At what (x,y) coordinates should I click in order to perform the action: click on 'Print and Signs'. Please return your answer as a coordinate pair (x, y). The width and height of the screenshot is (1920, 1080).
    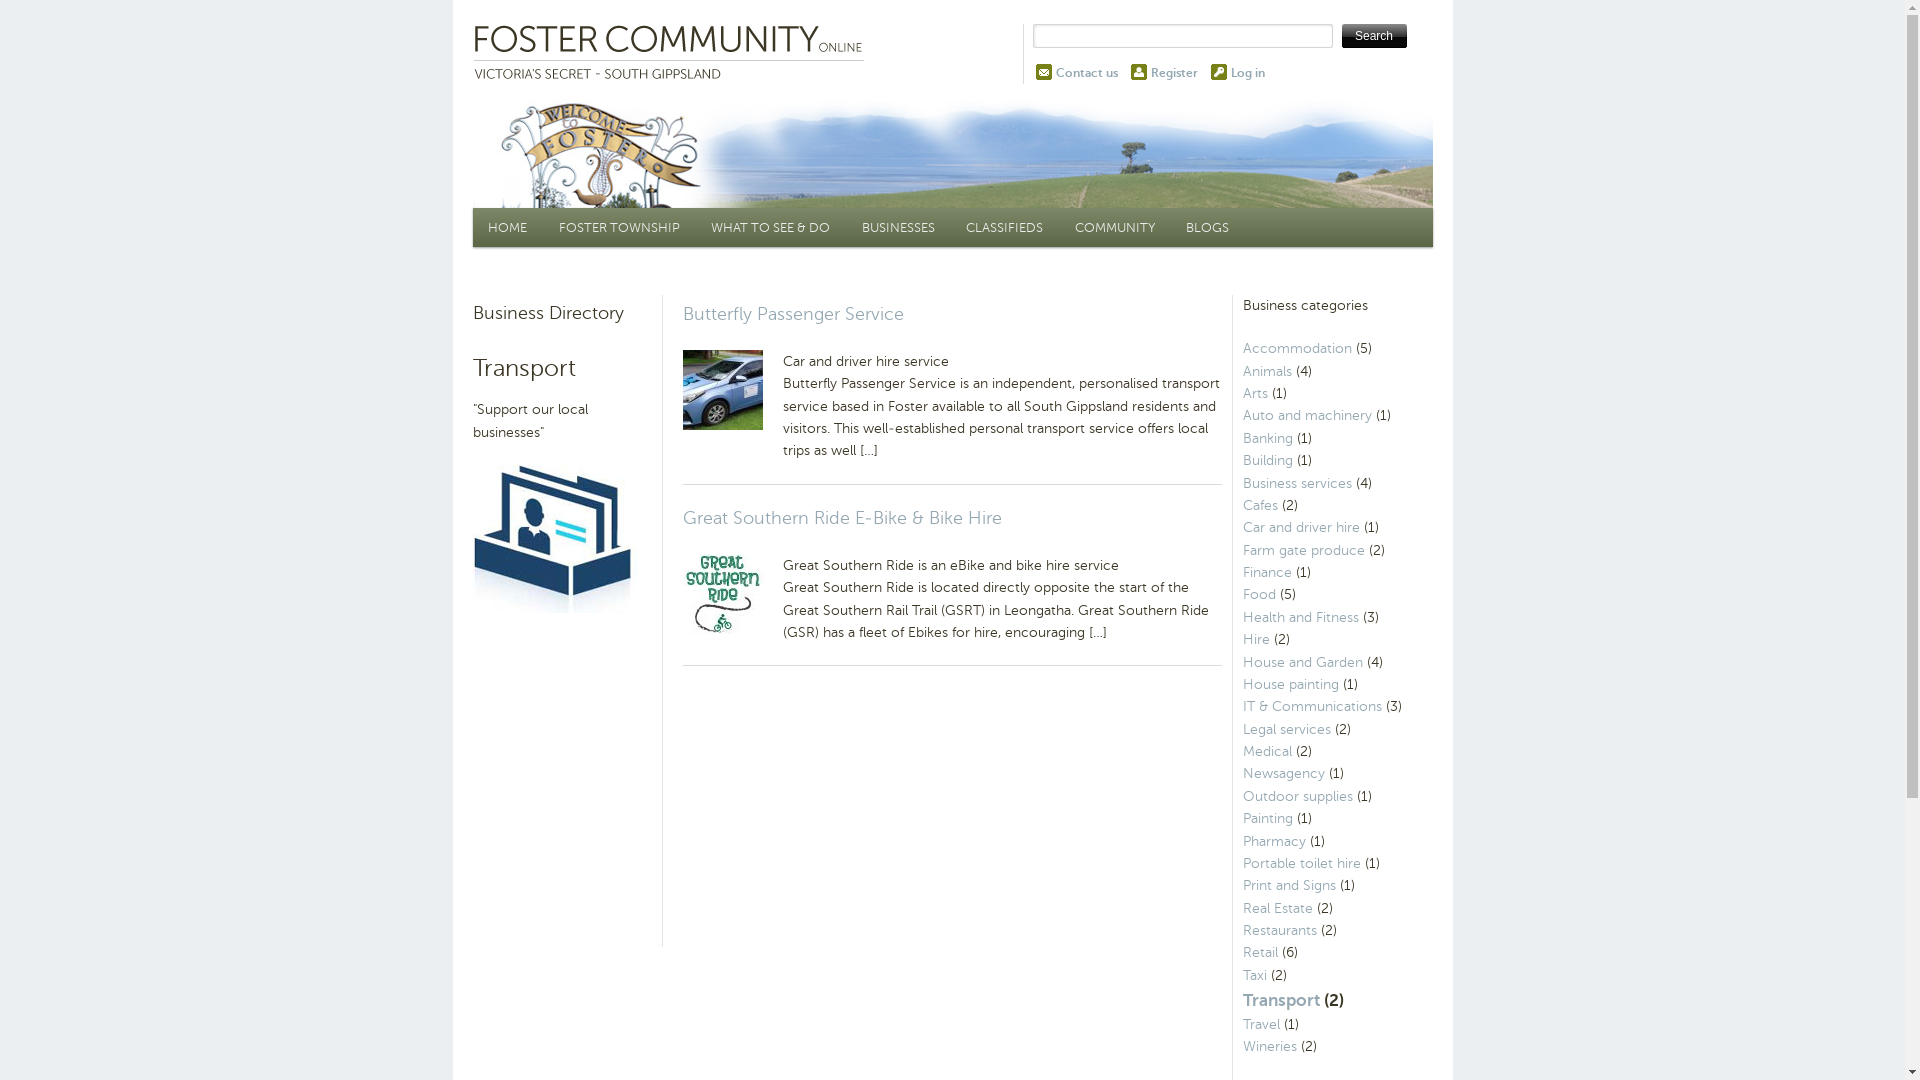
    Looking at the image, I should click on (1288, 884).